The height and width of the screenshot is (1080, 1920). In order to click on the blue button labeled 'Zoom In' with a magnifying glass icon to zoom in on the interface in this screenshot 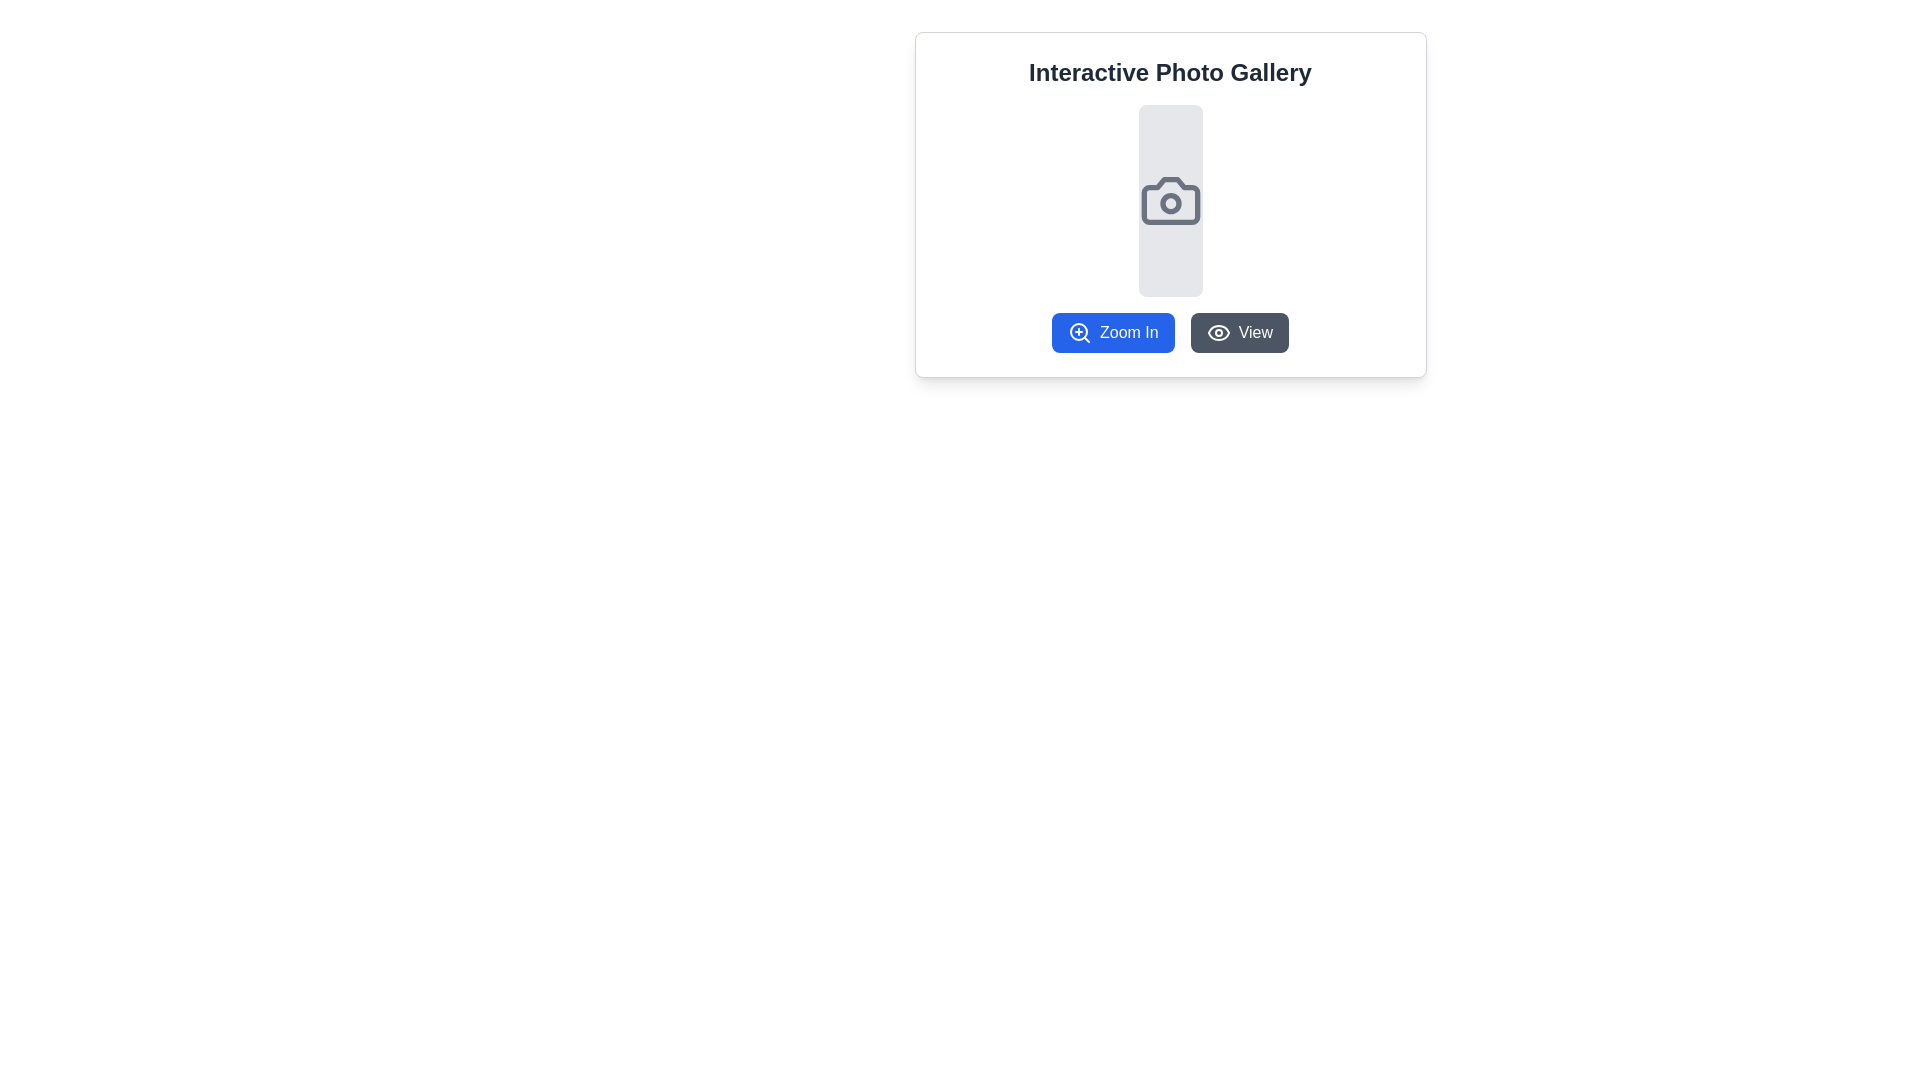, I will do `click(1112, 331)`.